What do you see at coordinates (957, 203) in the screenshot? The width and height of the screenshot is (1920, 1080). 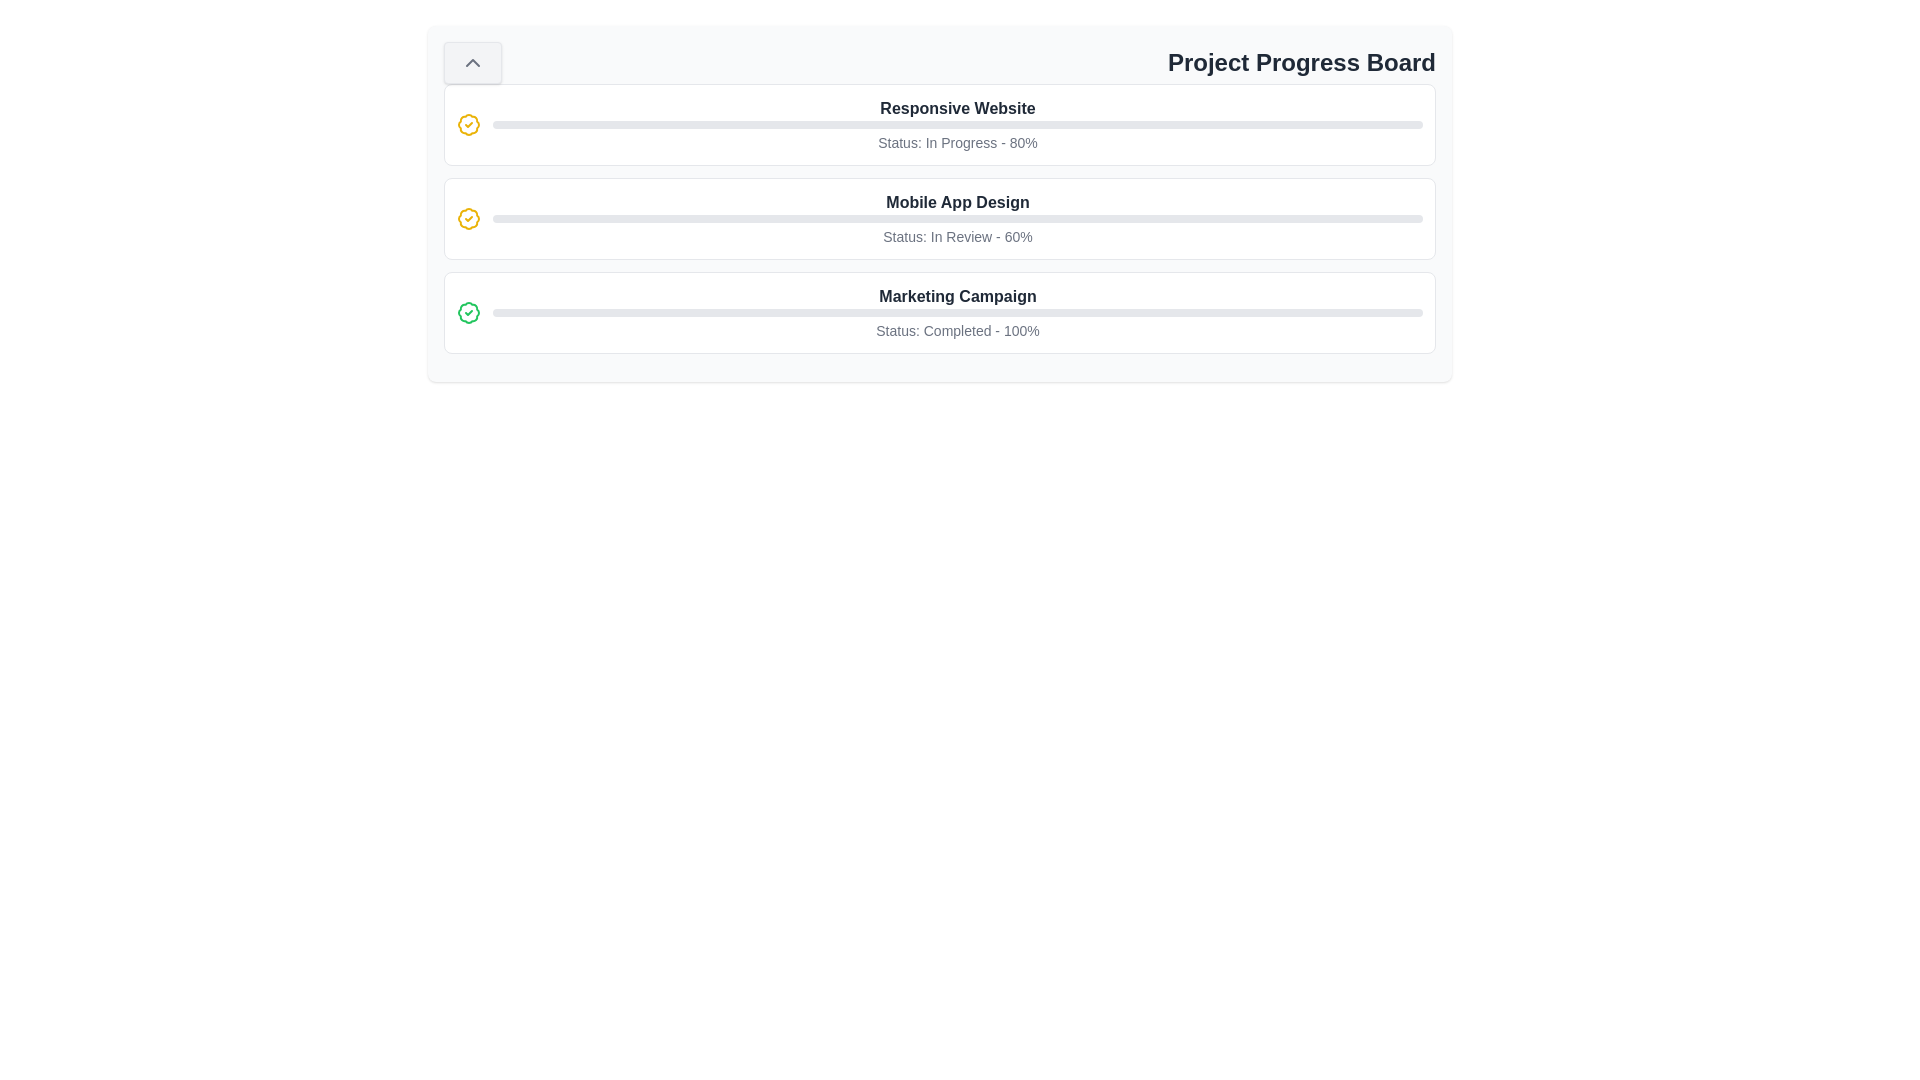 I see `the text label displaying 'Mobile App Design' in bold font and dark gray color, located in the second section of the progress board` at bounding box center [957, 203].